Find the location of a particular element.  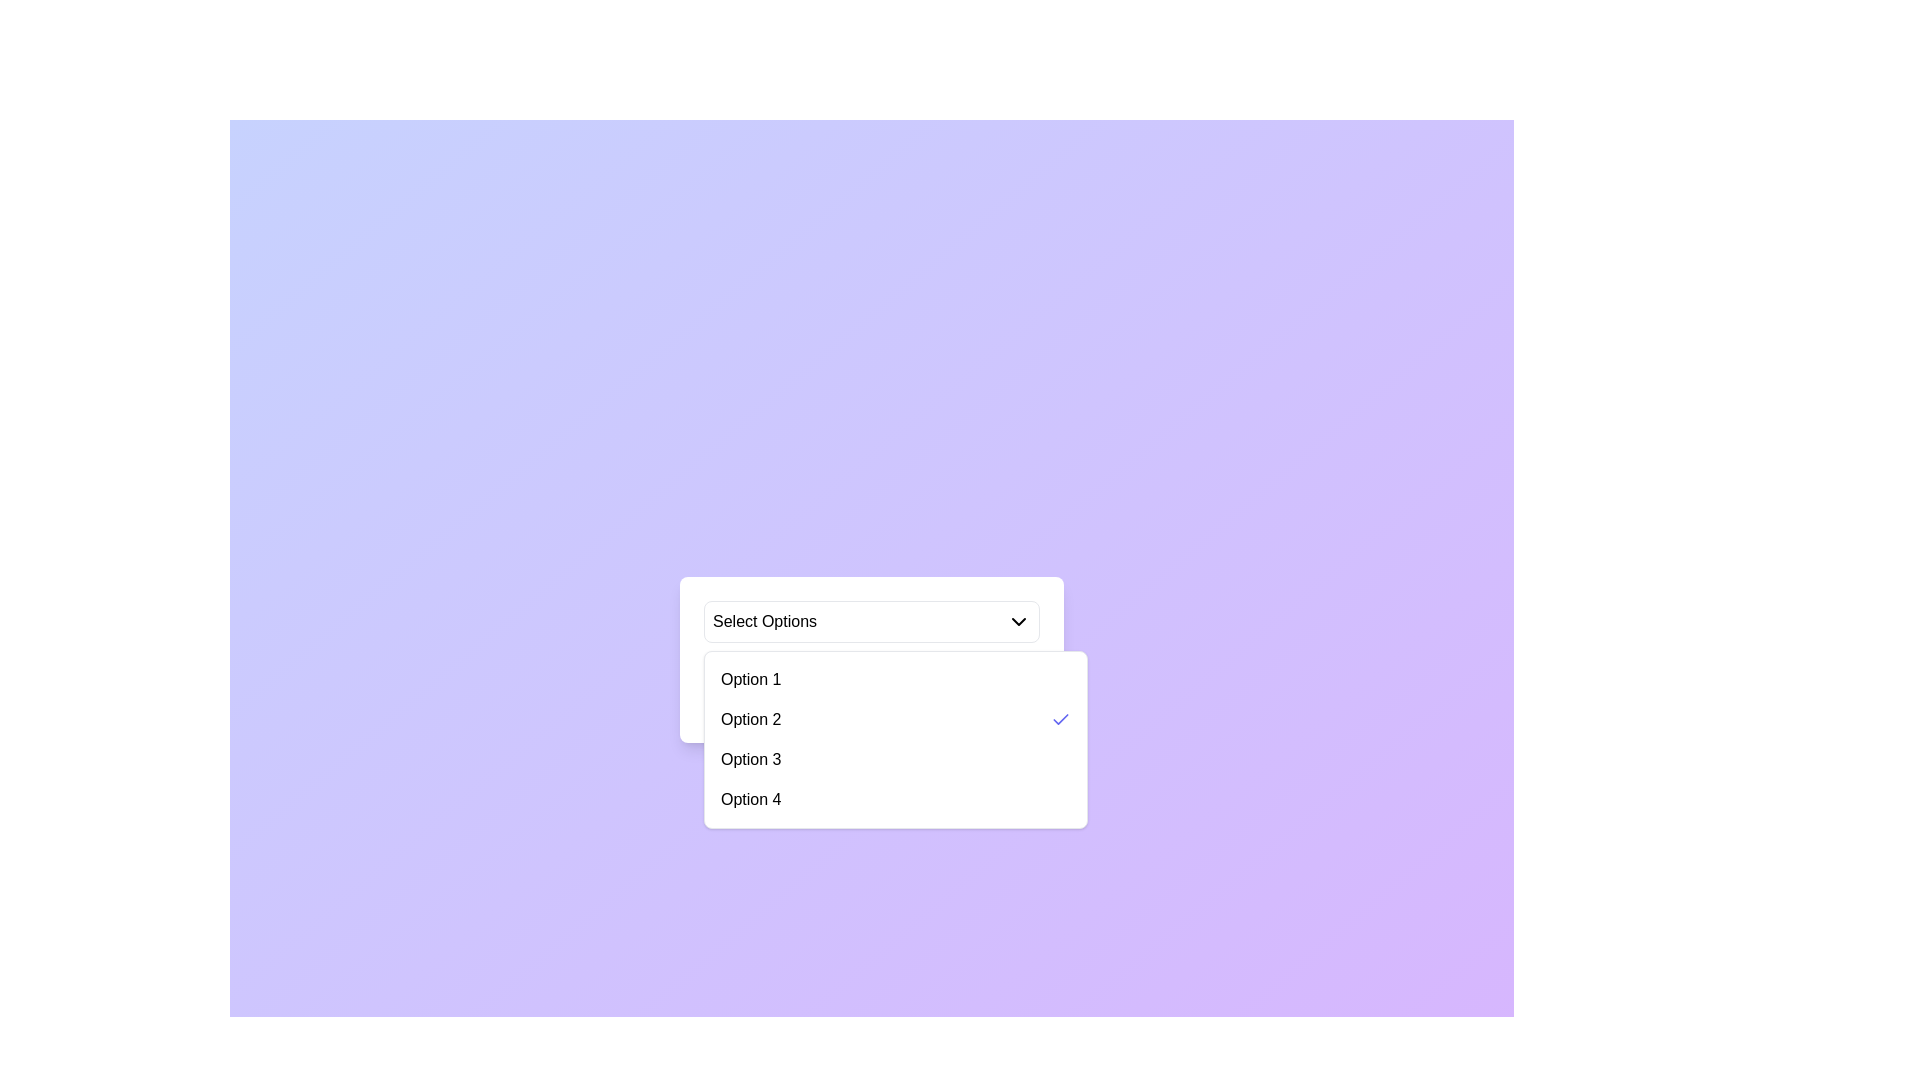

the second item in the dropdown menu to apply hover effects is located at coordinates (895, 720).